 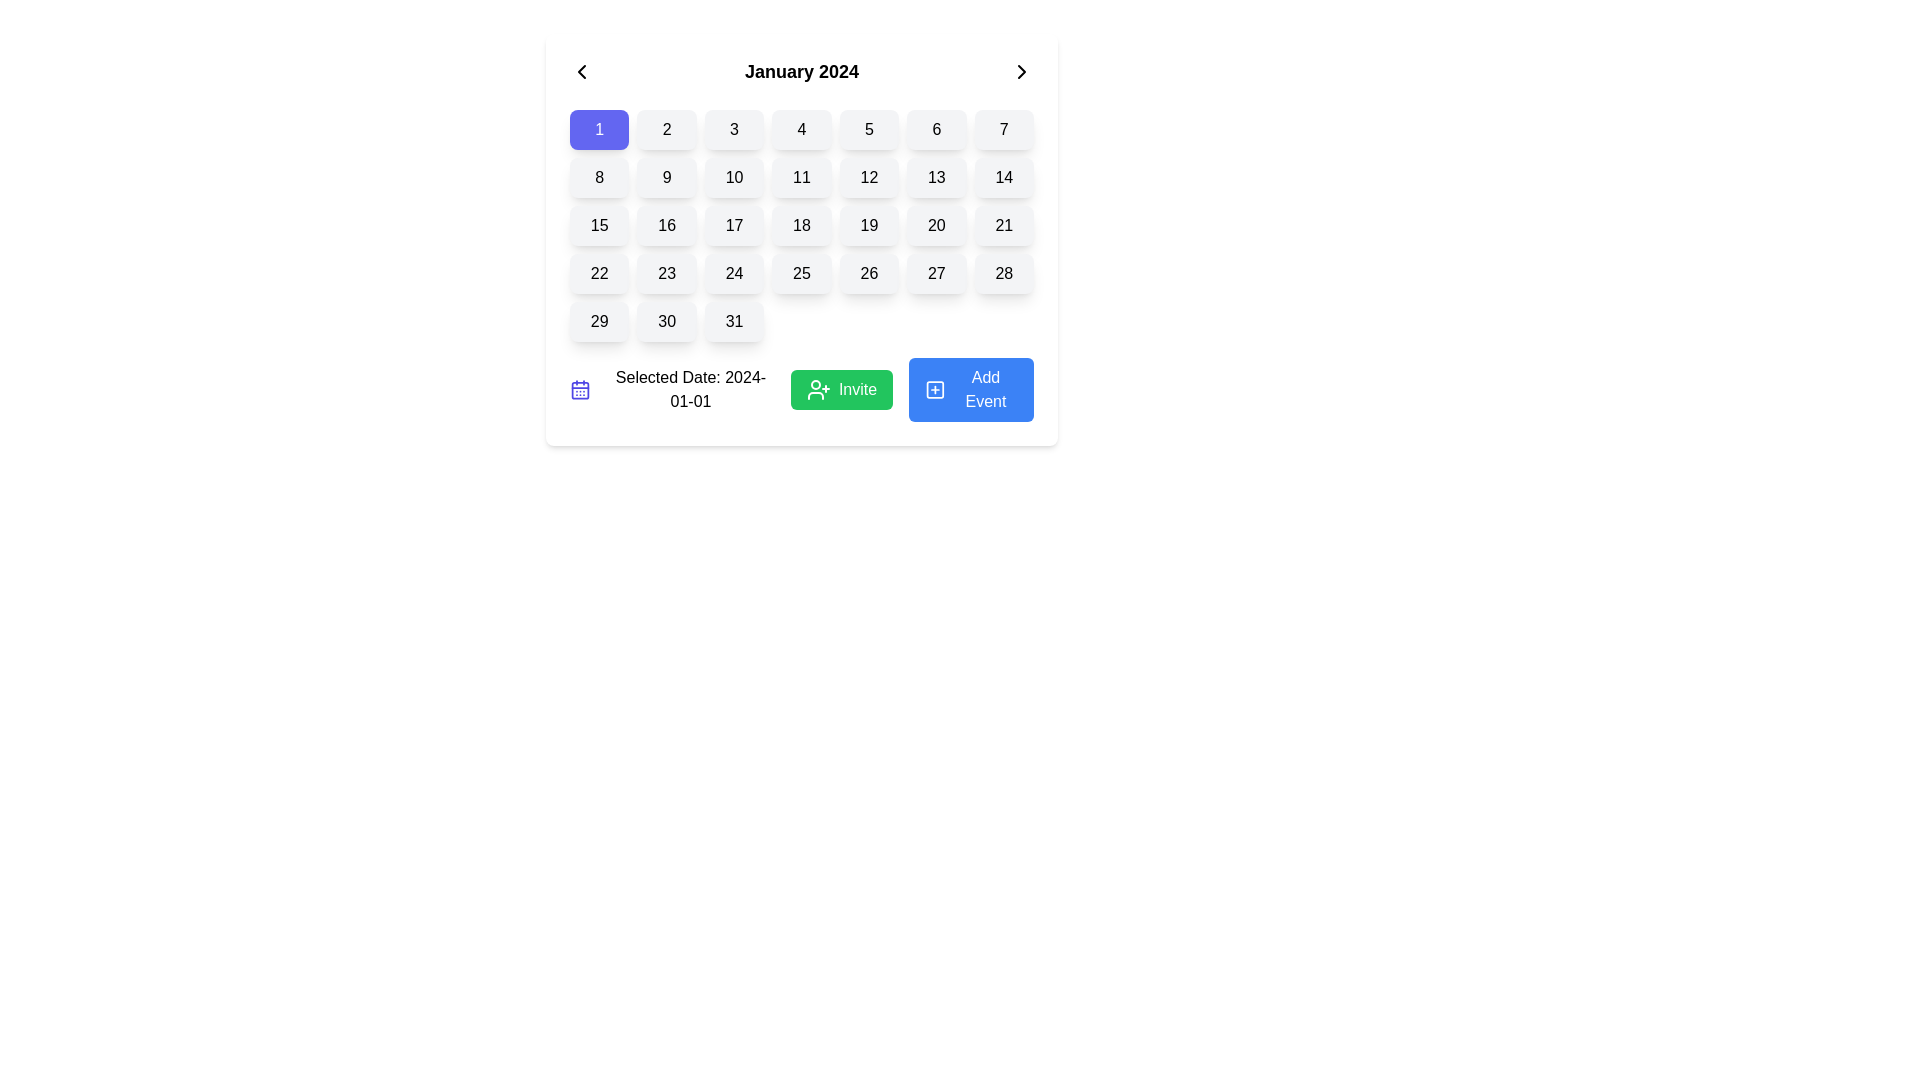 I want to click on the date '5' button in the calendar, so click(x=869, y=130).